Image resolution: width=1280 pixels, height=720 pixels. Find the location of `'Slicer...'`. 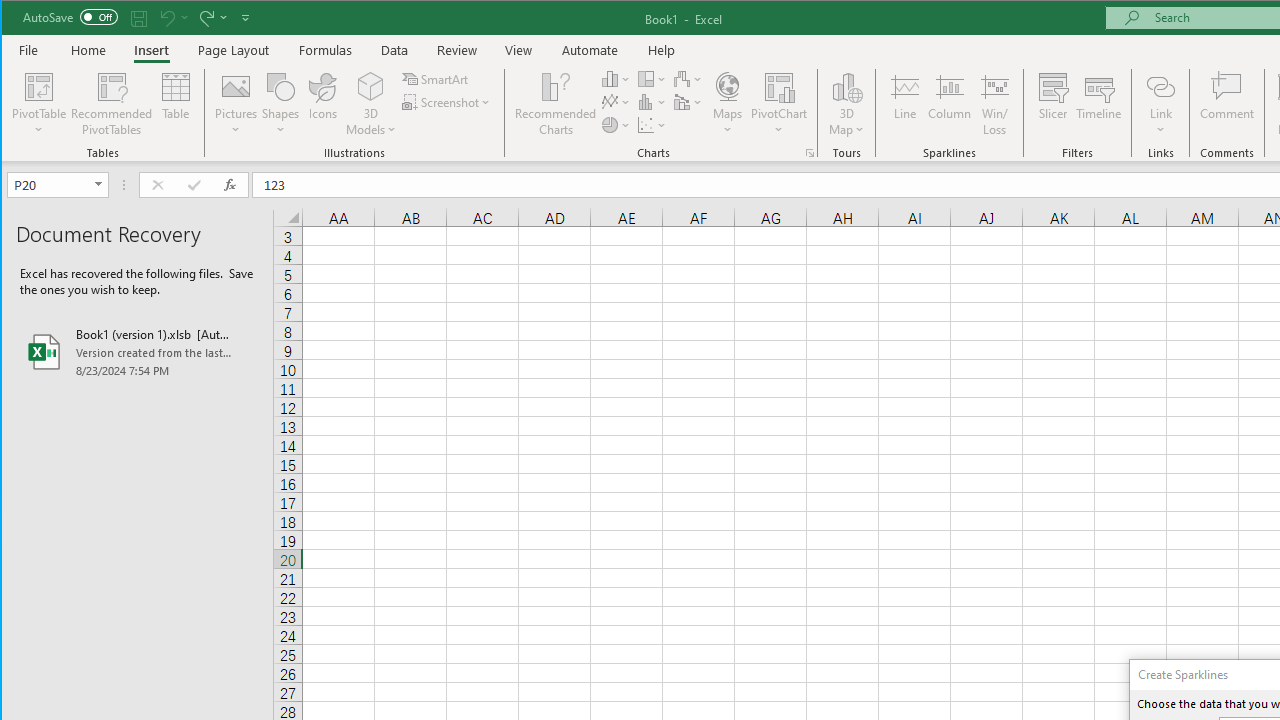

'Slicer...' is located at coordinates (1051, 104).